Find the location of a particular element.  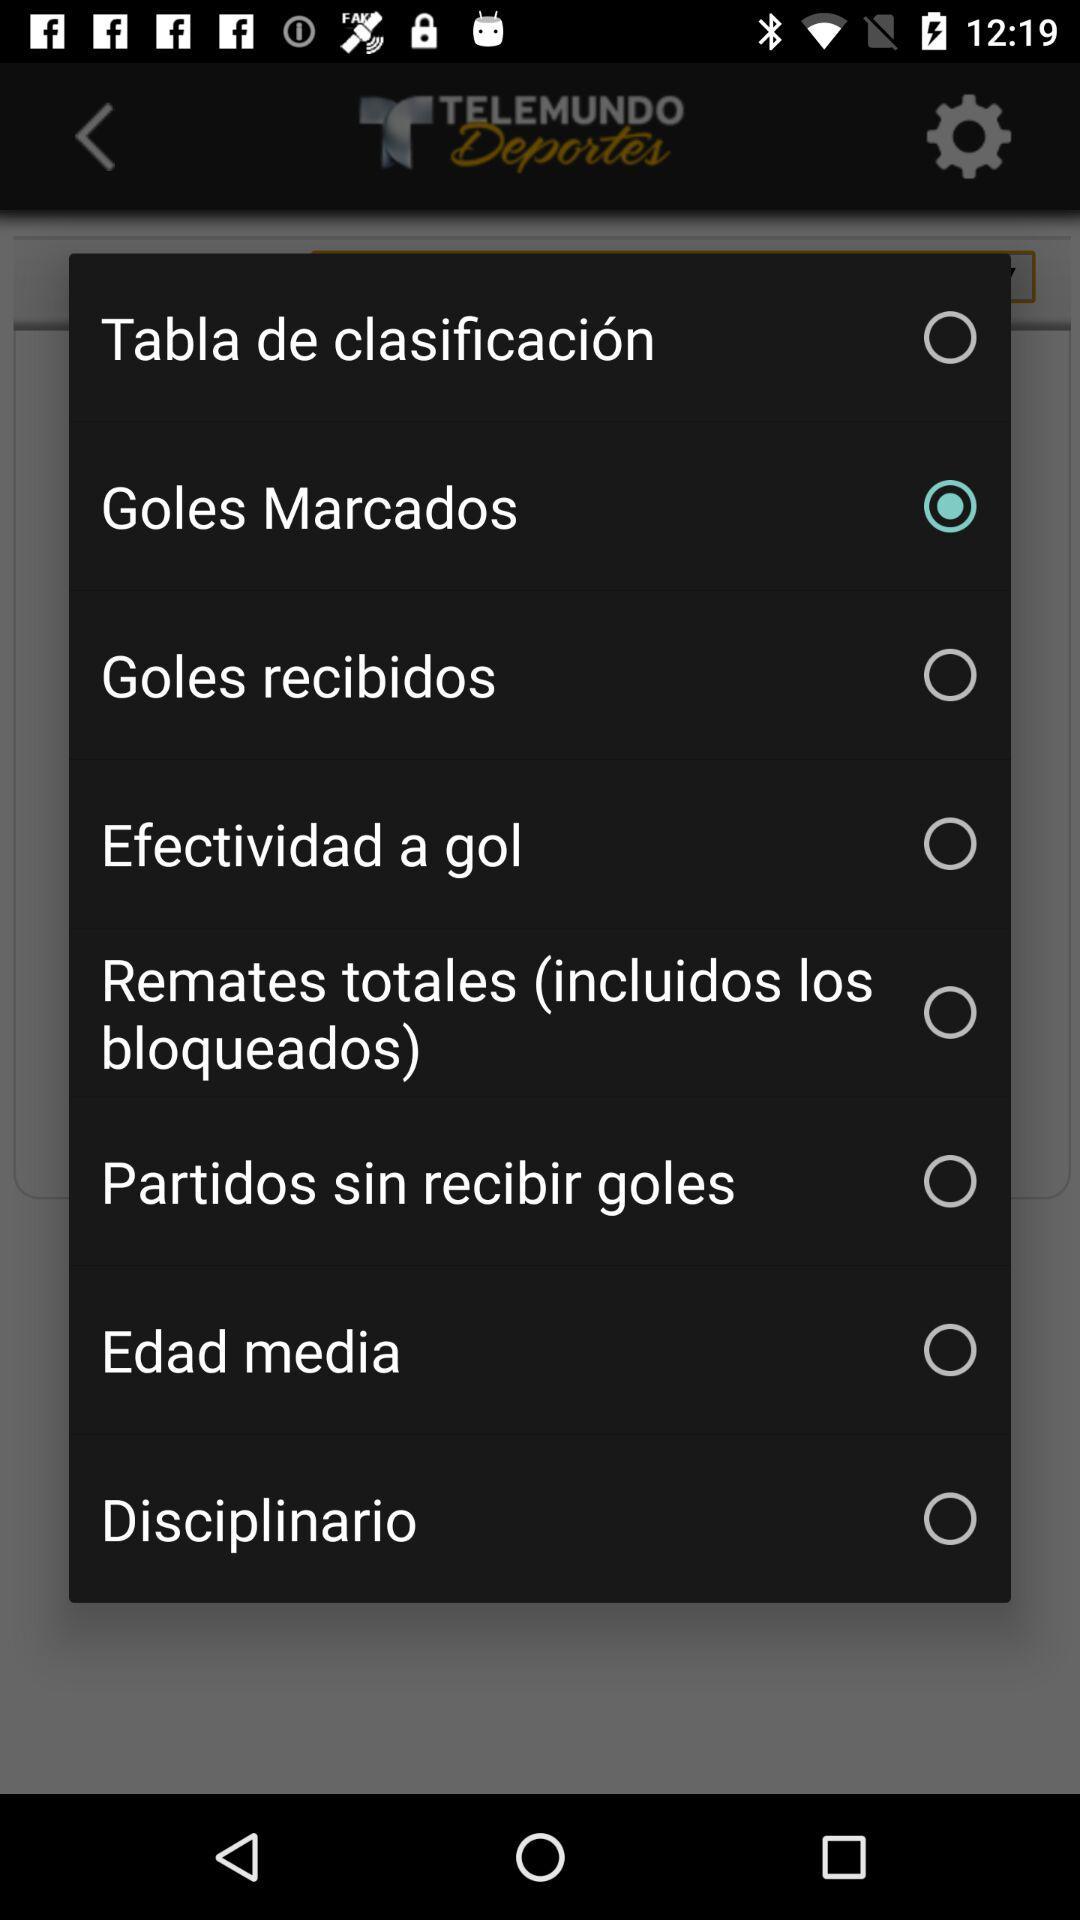

the item below the edad media icon is located at coordinates (540, 1518).